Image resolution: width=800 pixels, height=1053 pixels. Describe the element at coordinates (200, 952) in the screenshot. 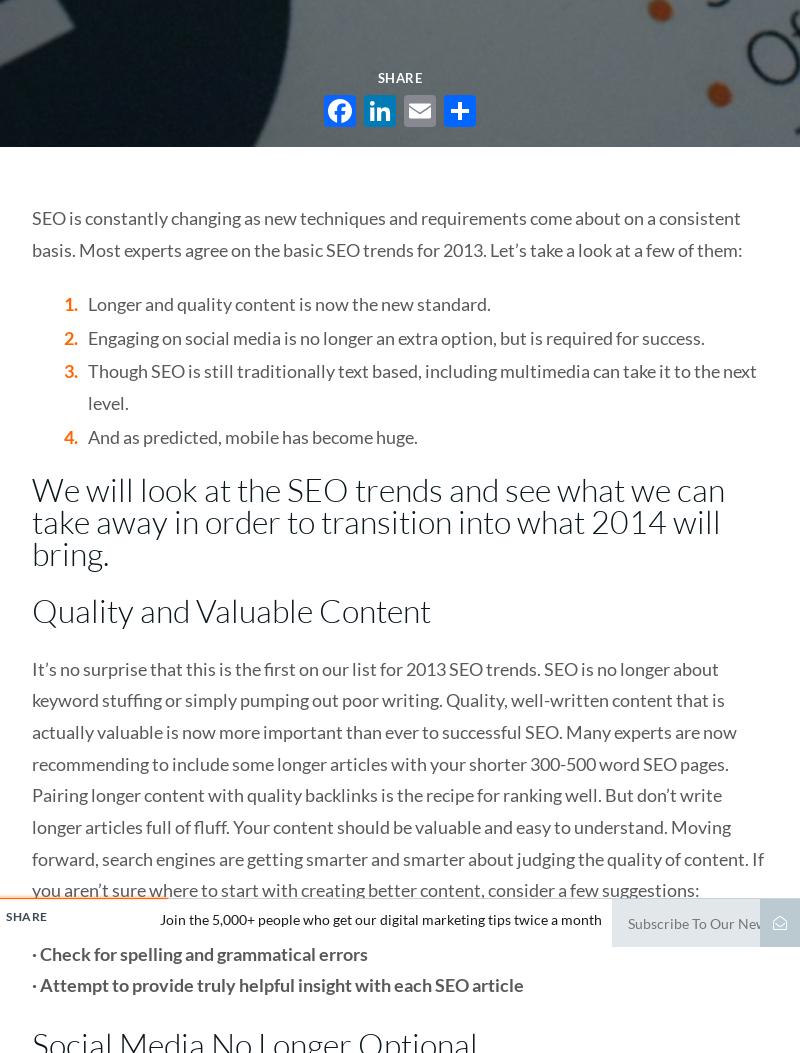

I see `'· Check for spelling and grammatical errors'` at that location.